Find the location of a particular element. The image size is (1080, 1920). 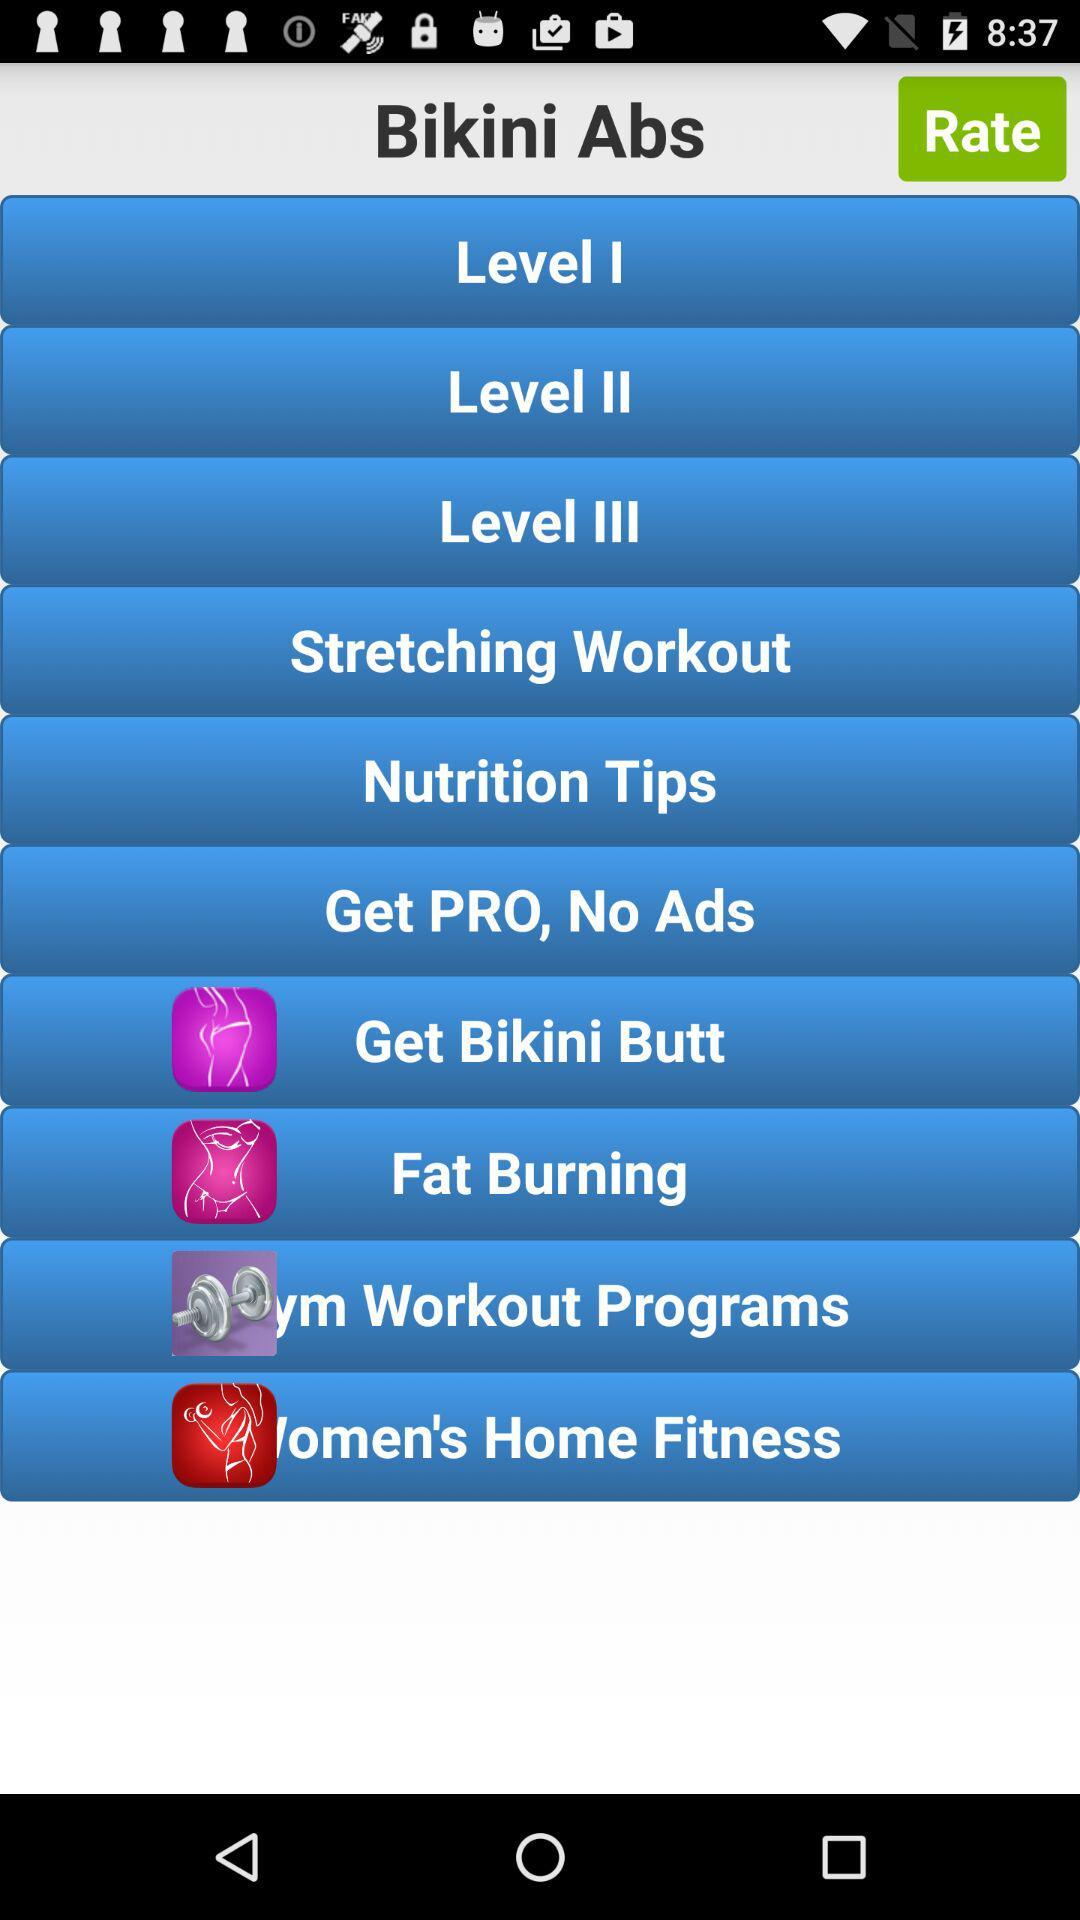

item above the nutrition tips is located at coordinates (540, 649).